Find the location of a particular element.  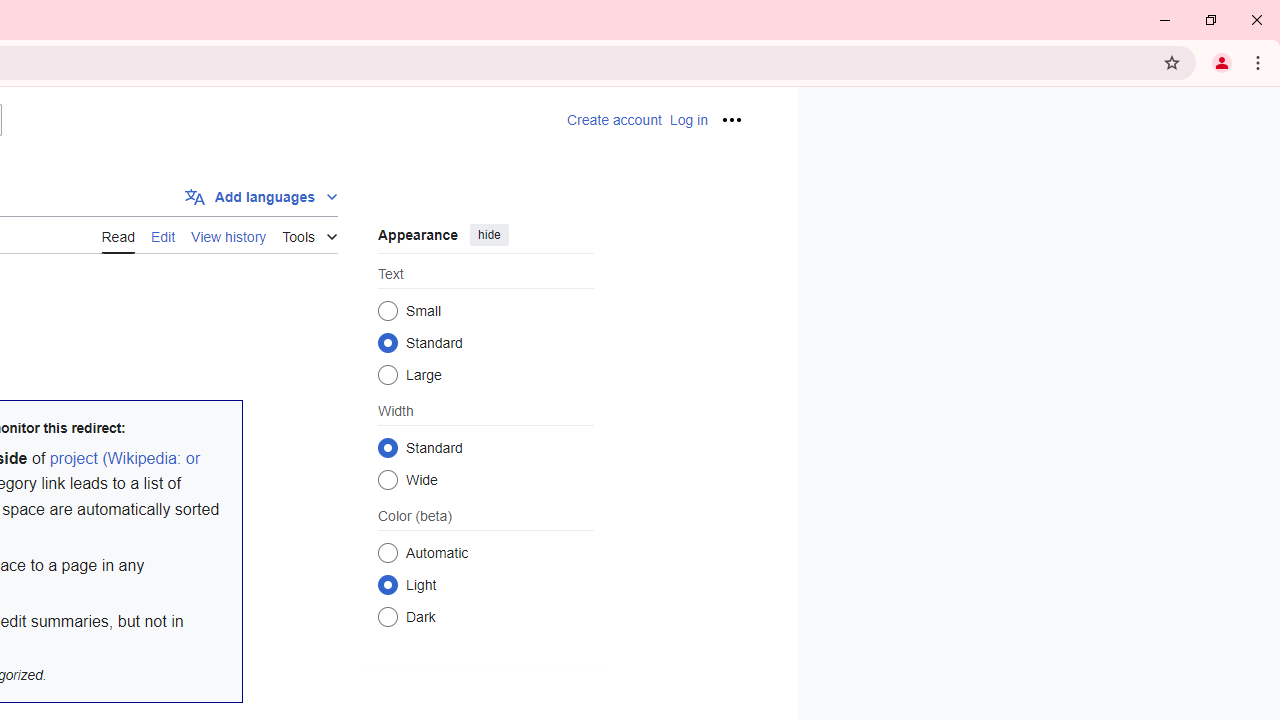

'Read' is located at coordinates (116, 234).